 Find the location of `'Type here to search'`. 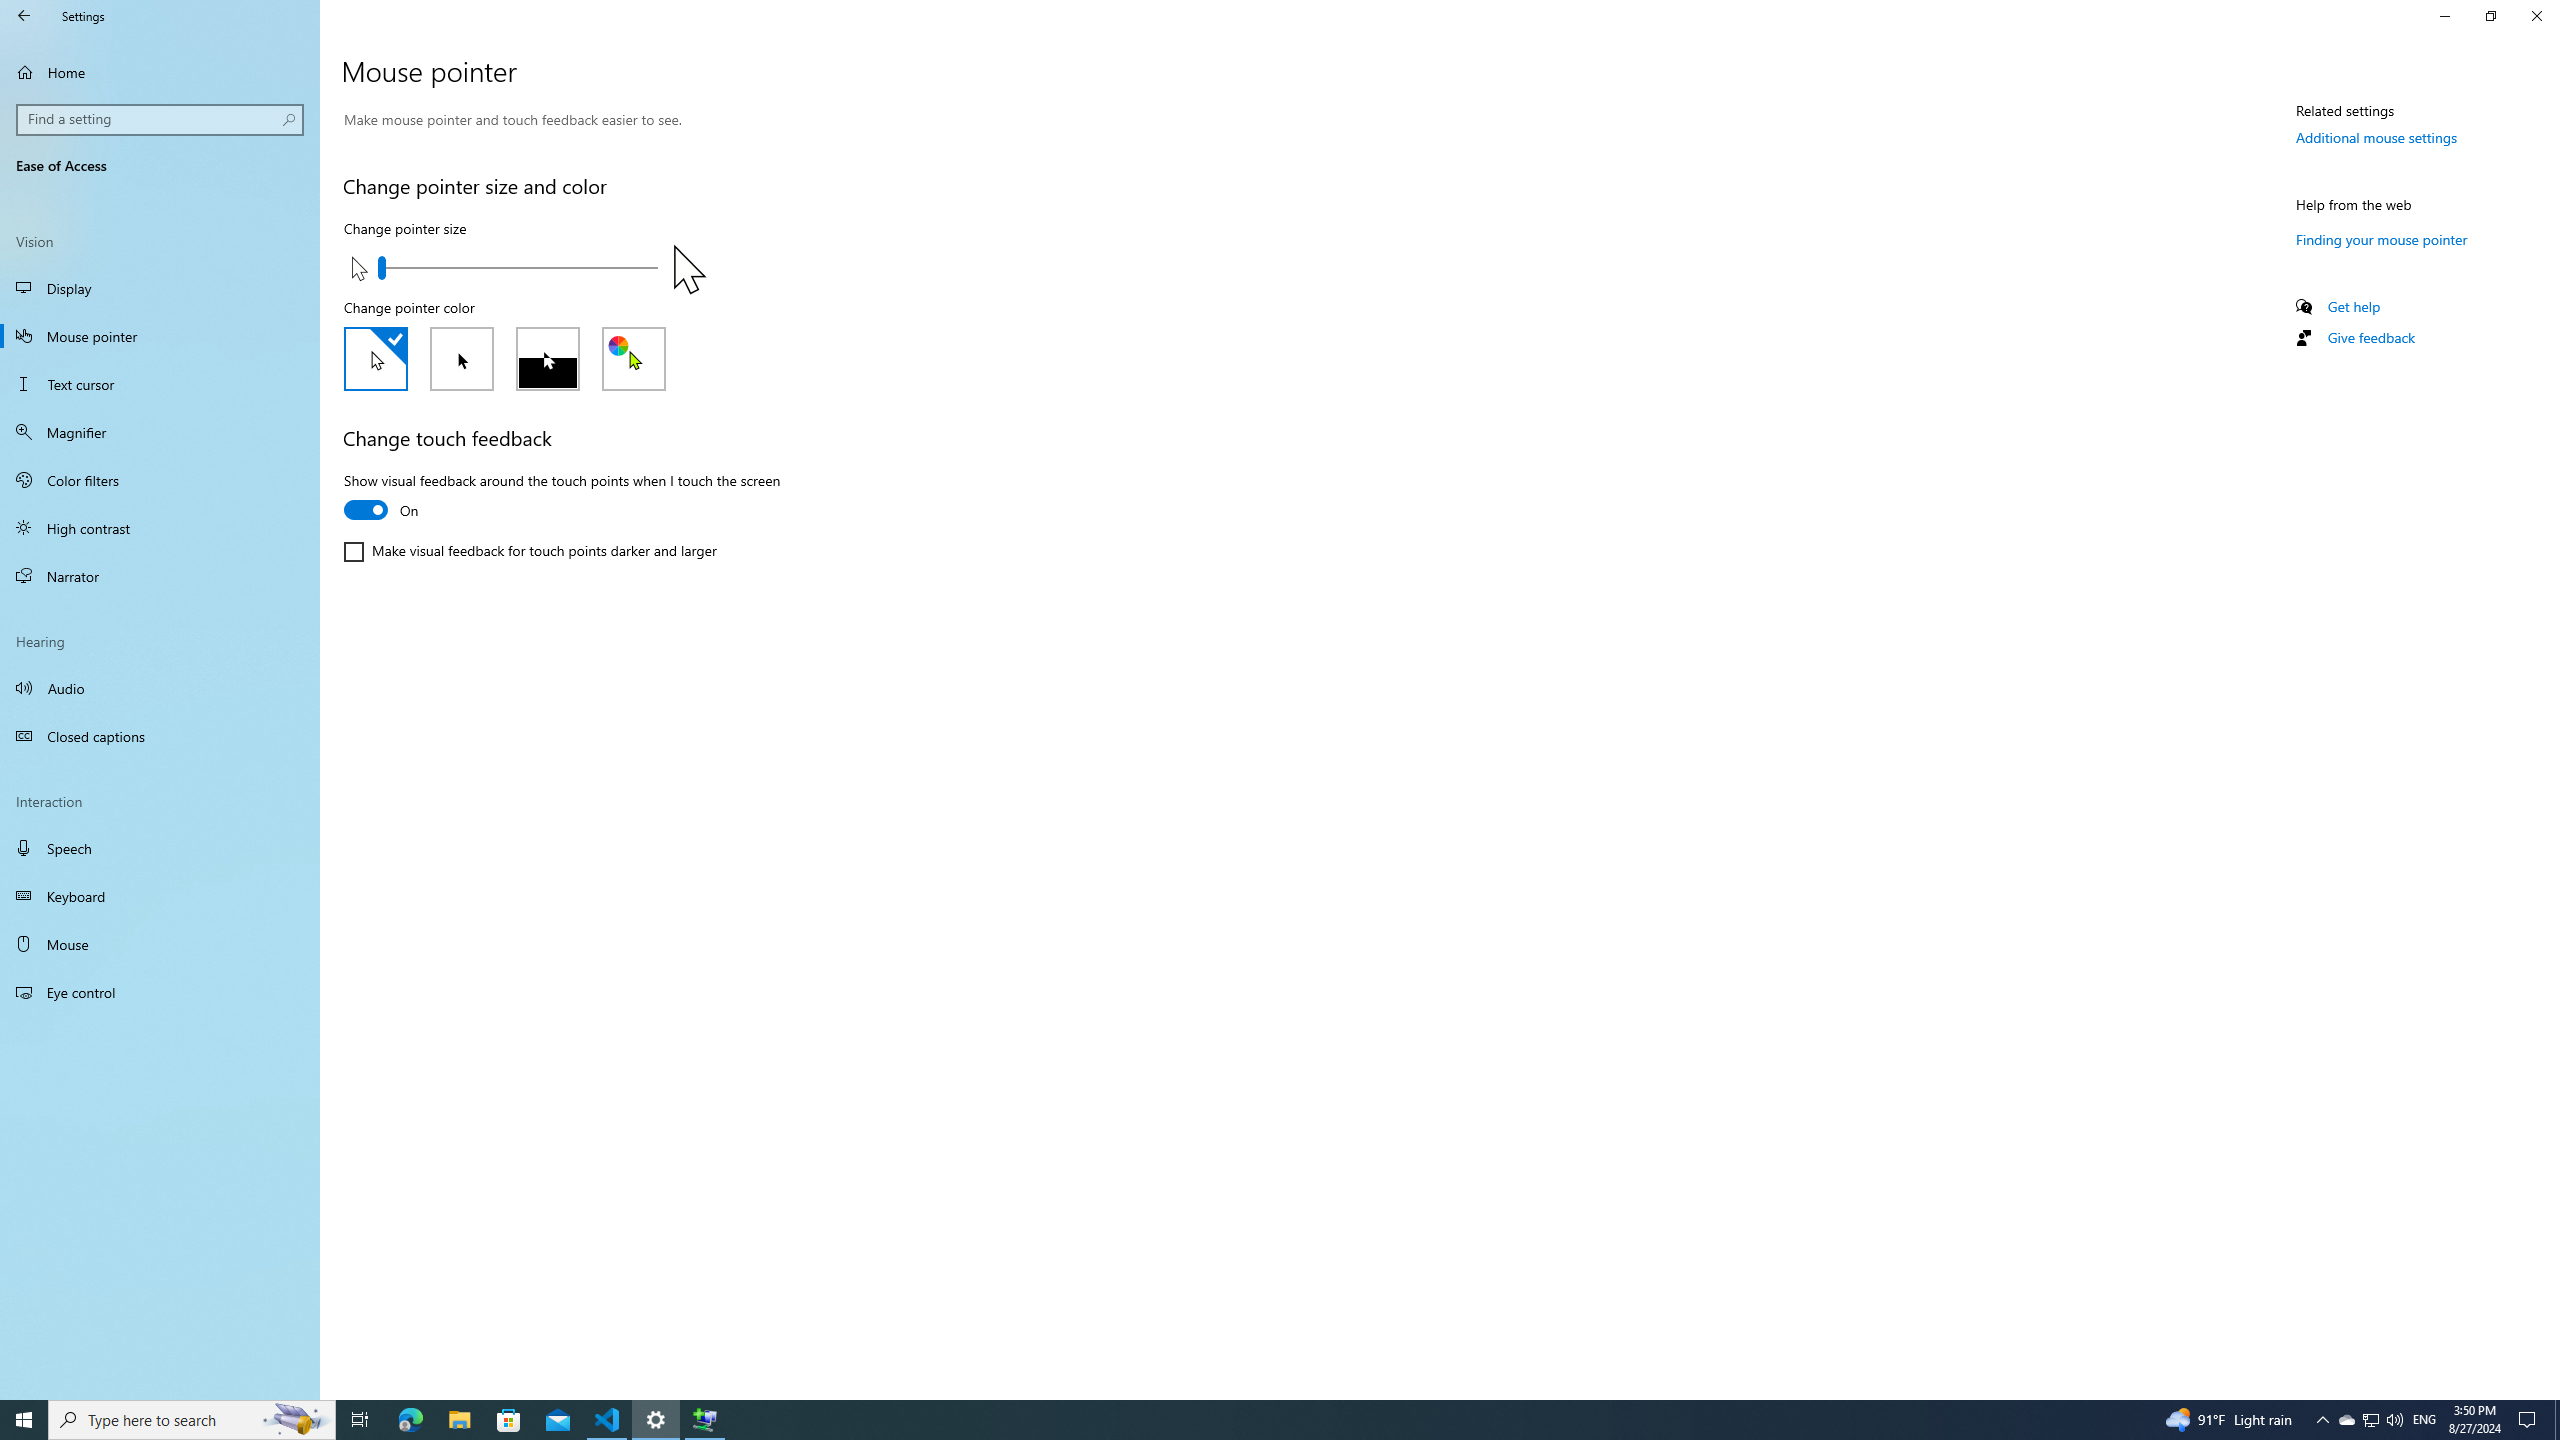

'Type here to search' is located at coordinates (191, 1418).